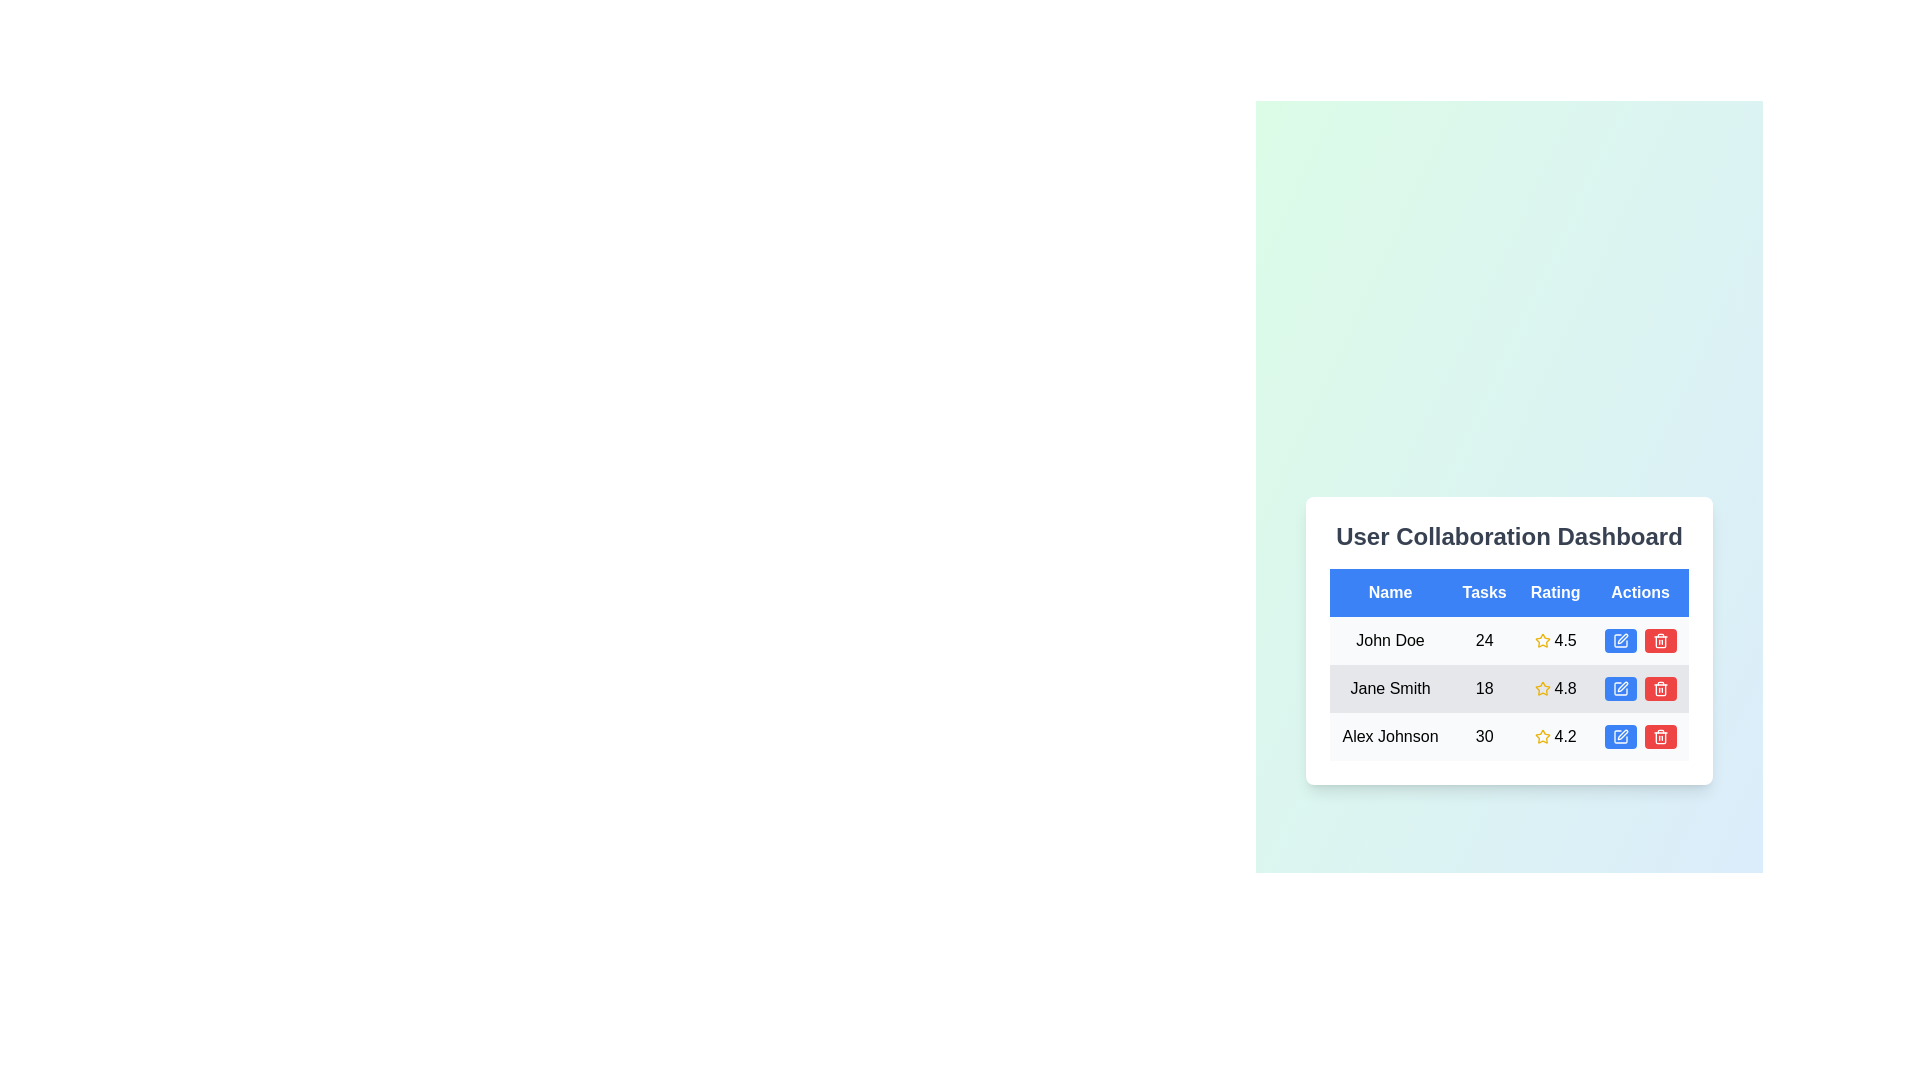  Describe the element at coordinates (1509, 592) in the screenshot. I see `the Table Header Row which spans horizontally at the top of the data table, providing labels for the columns` at that location.